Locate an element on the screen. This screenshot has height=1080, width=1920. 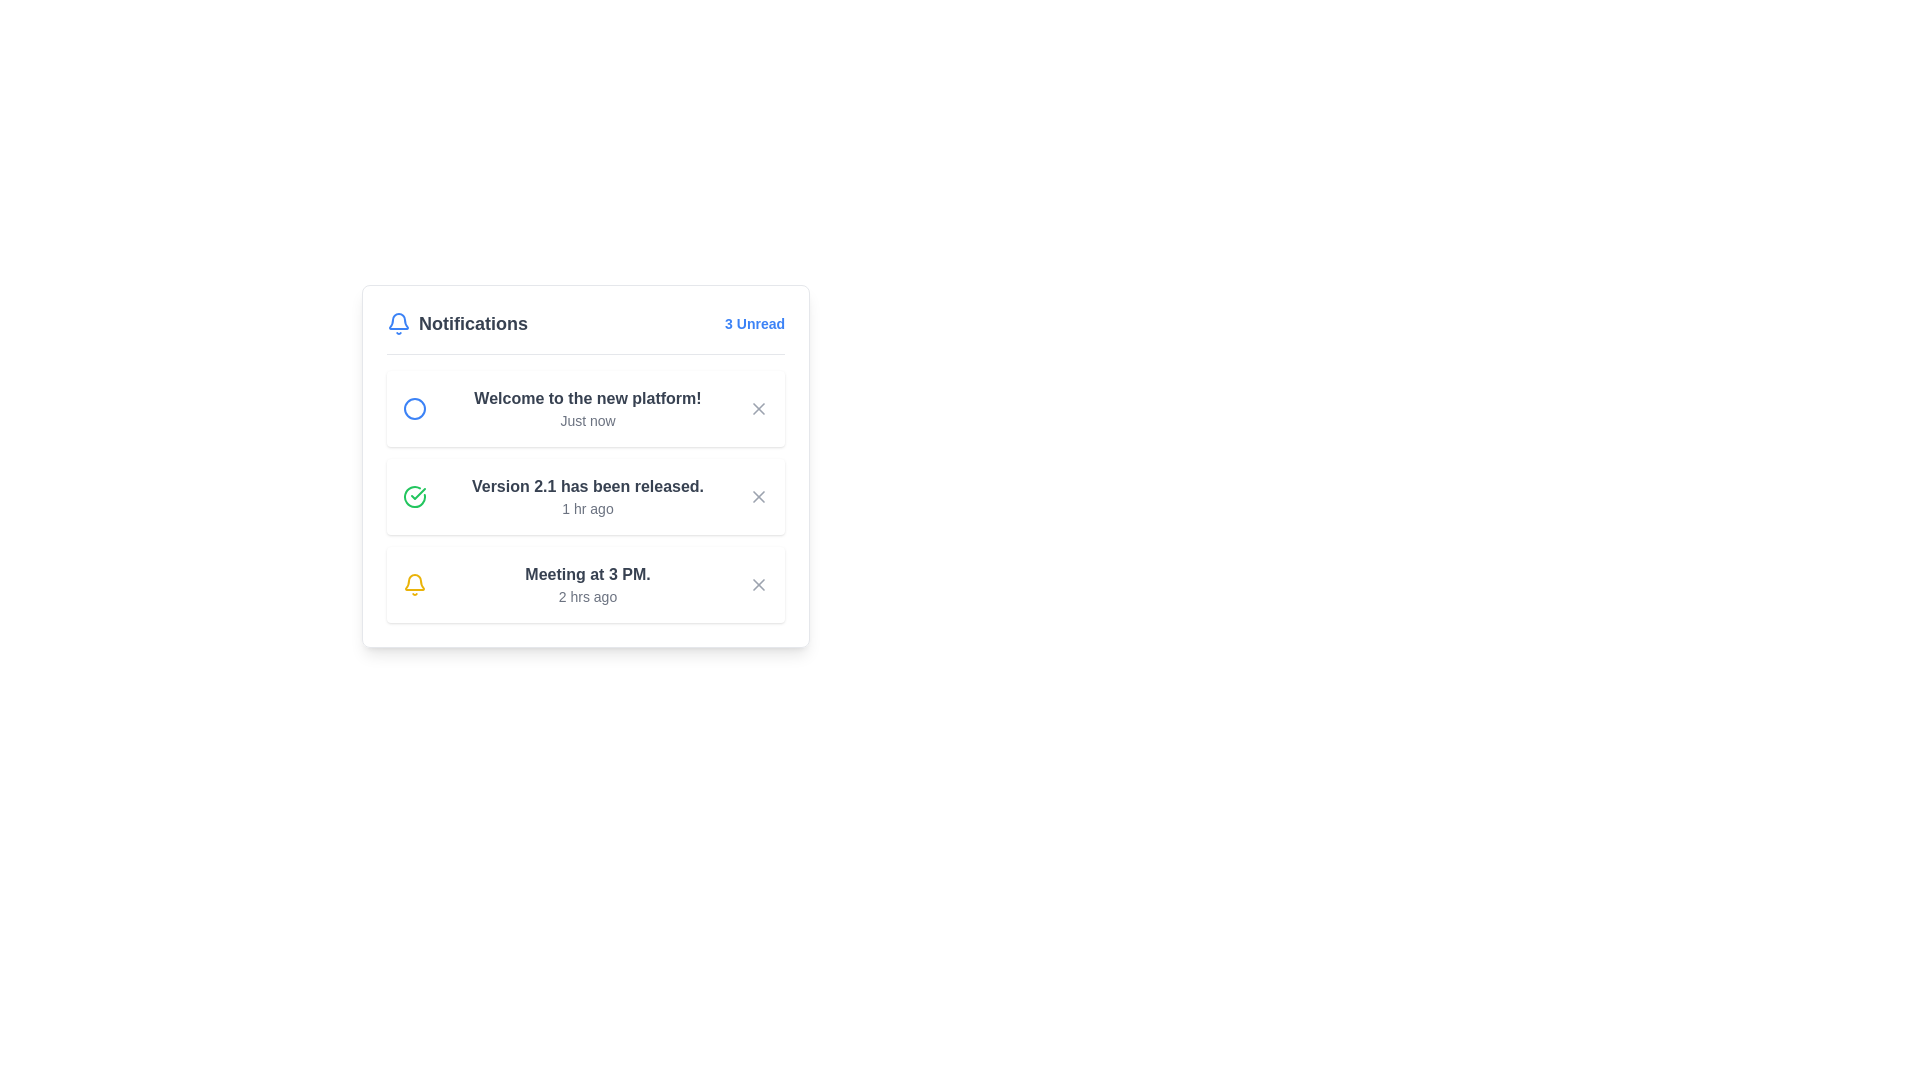
the close button associated with the notification titled 'Version 2.1 has been released.' is located at coordinates (757, 496).